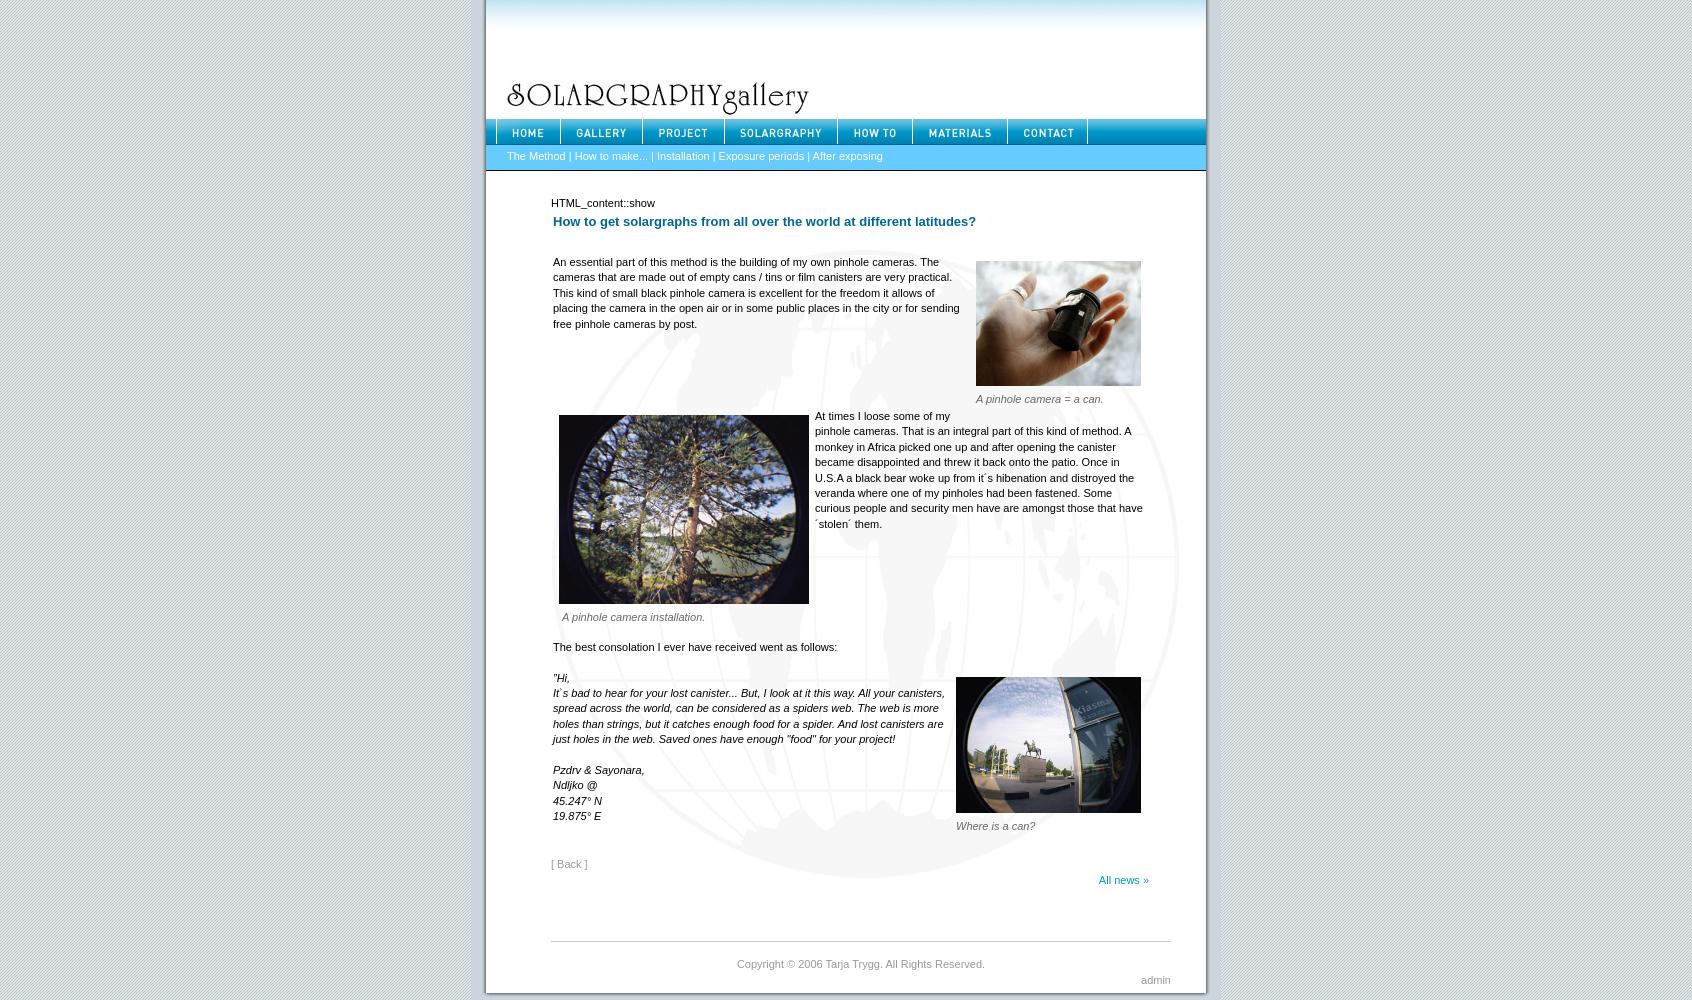 The width and height of the screenshot is (1692, 1000). What do you see at coordinates (575, 815) in the screenshot?
I see `'19.875° E'` at bounding box center [575, 815].